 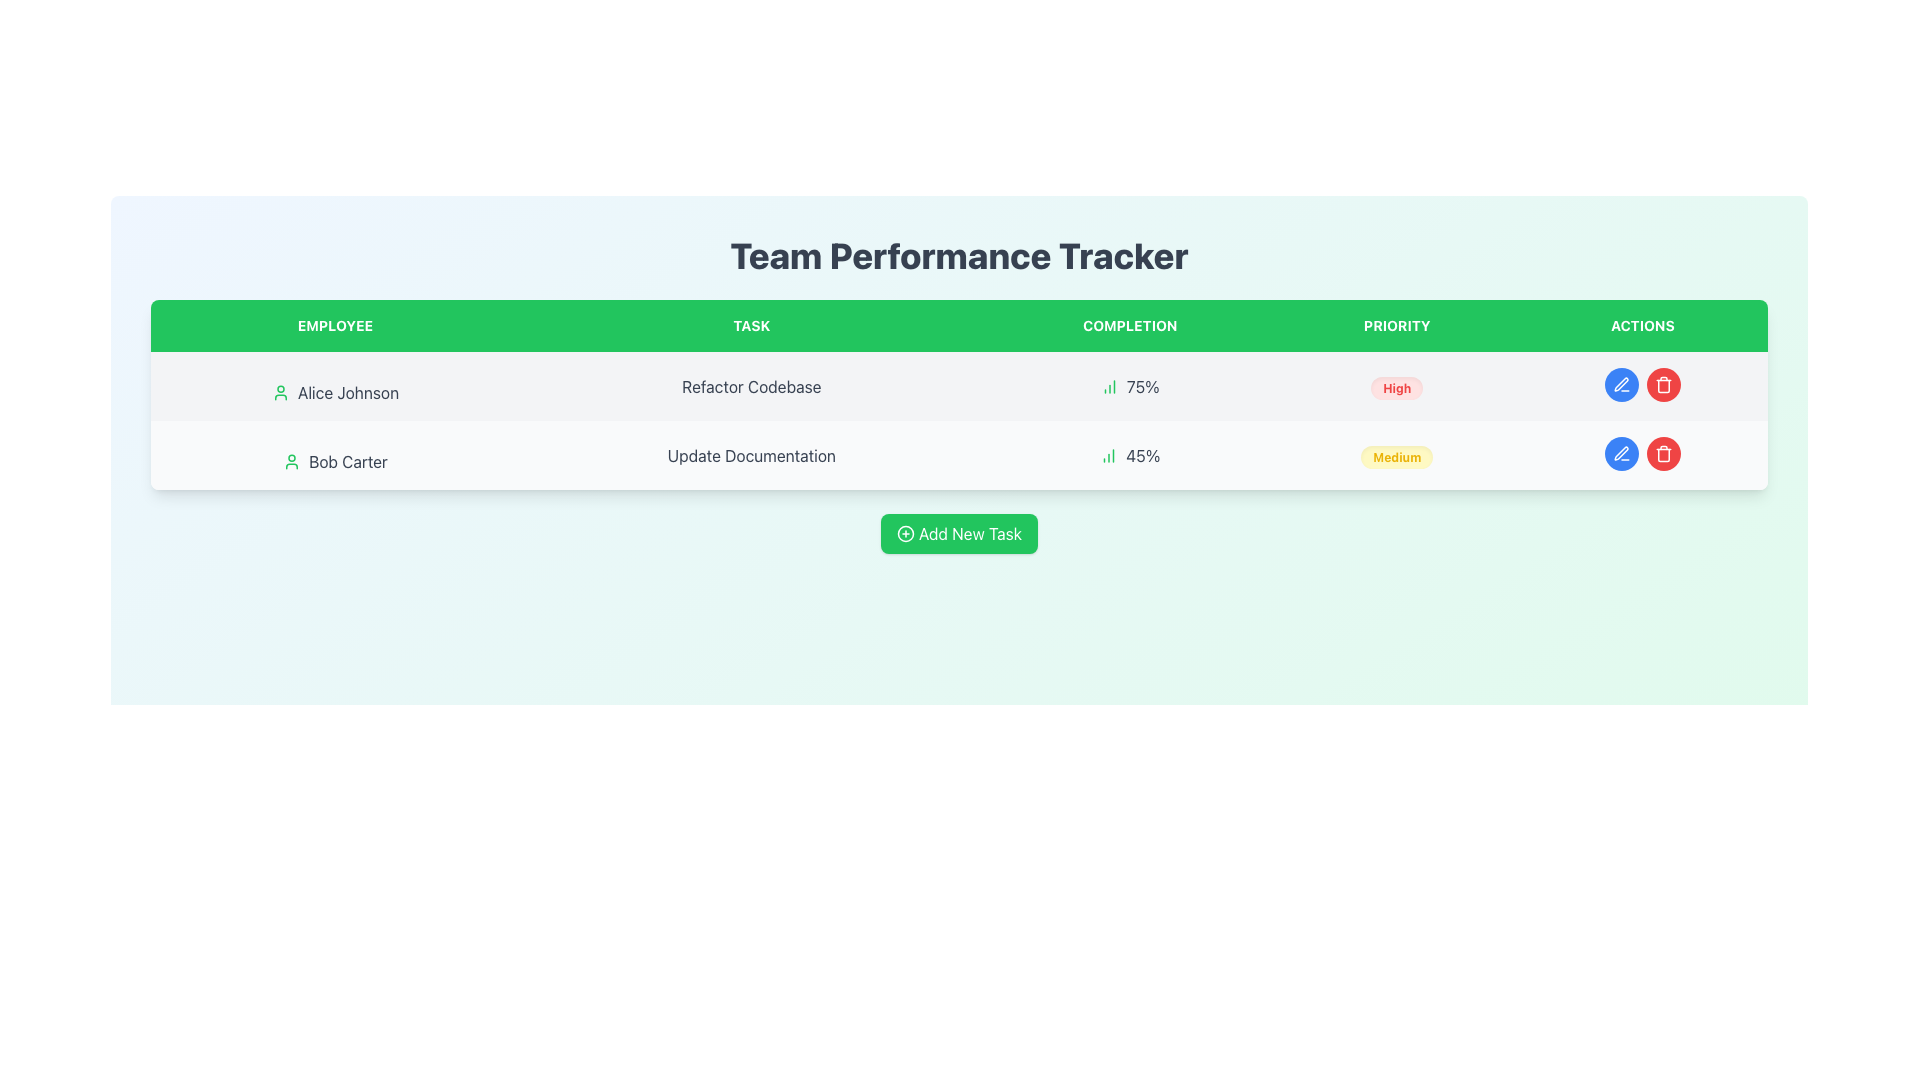 I want to click on the action group buttons in the table row associated with 'Alice Johnson' by tabbing through the elements, so click(x=1642, y=385).